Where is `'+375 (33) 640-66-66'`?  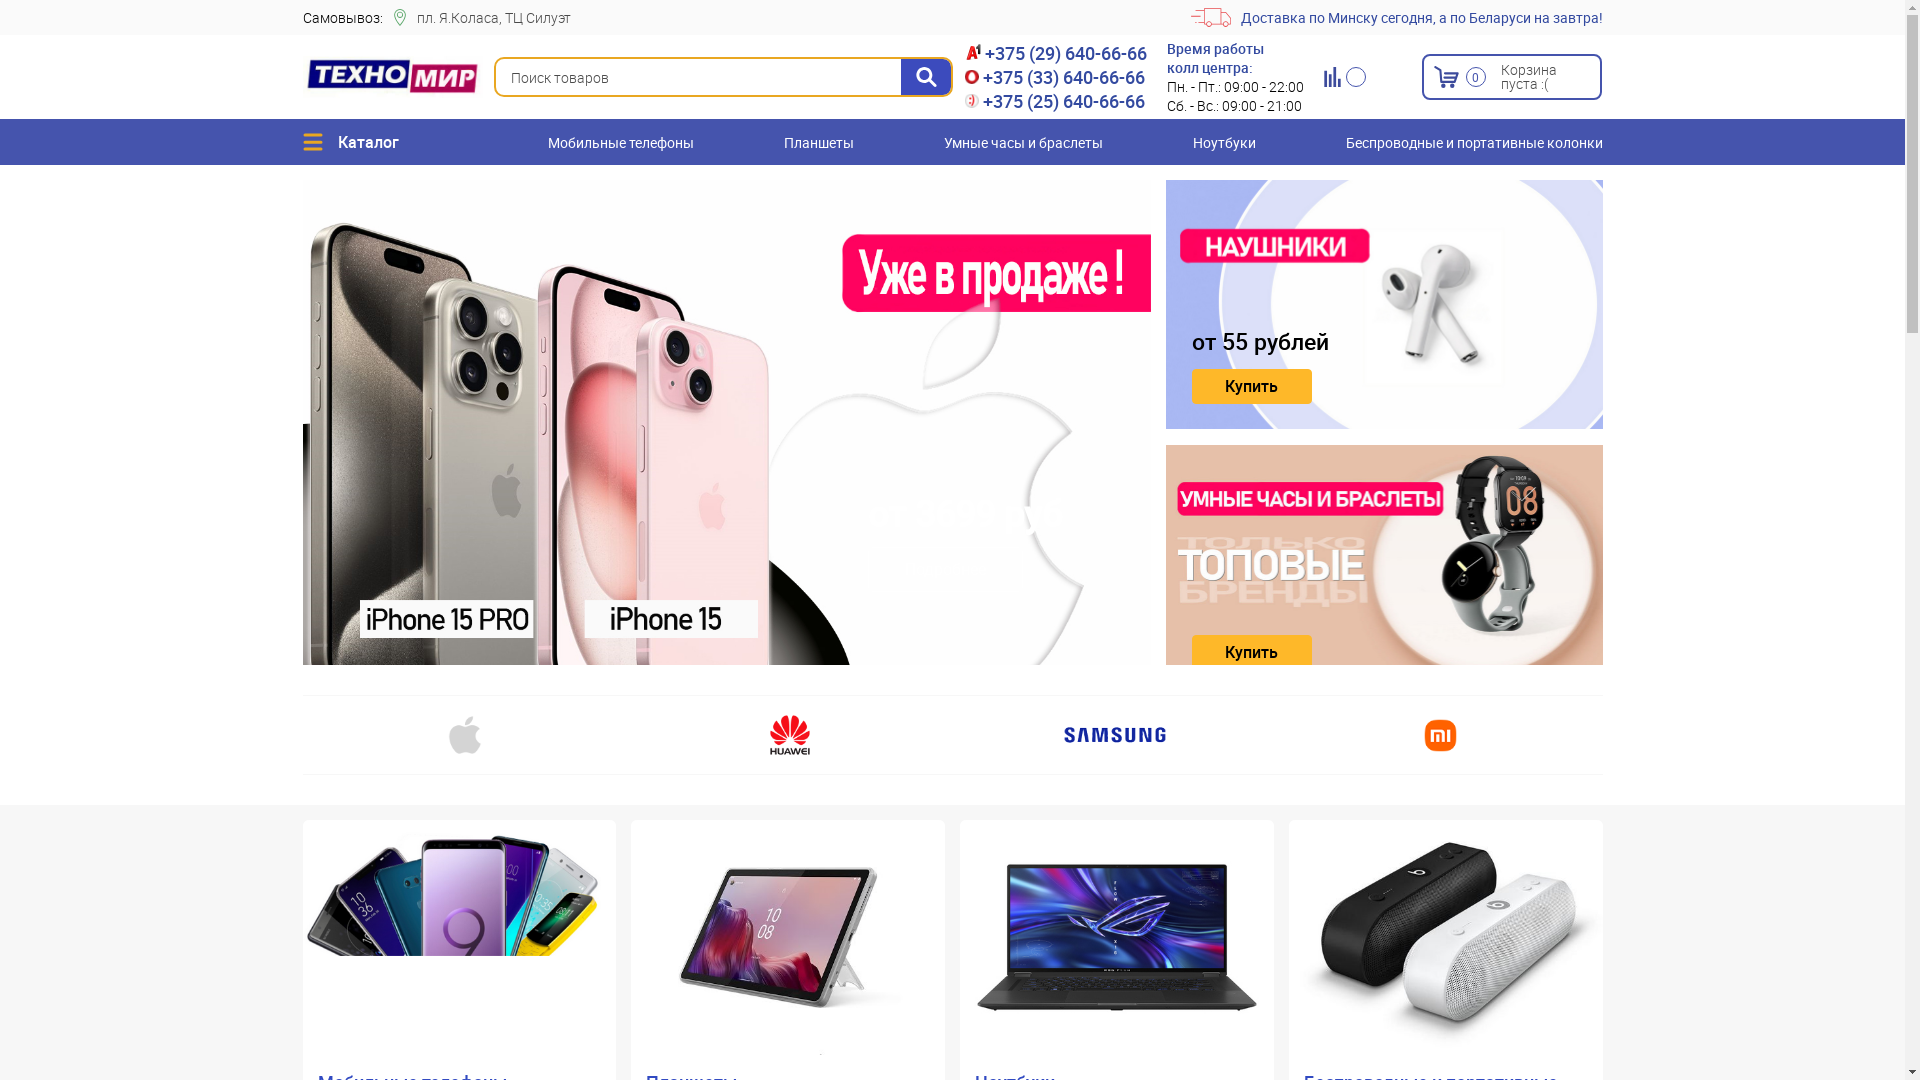
'+375 (33) 640-66-66' is located at coordinates (1055, 76).